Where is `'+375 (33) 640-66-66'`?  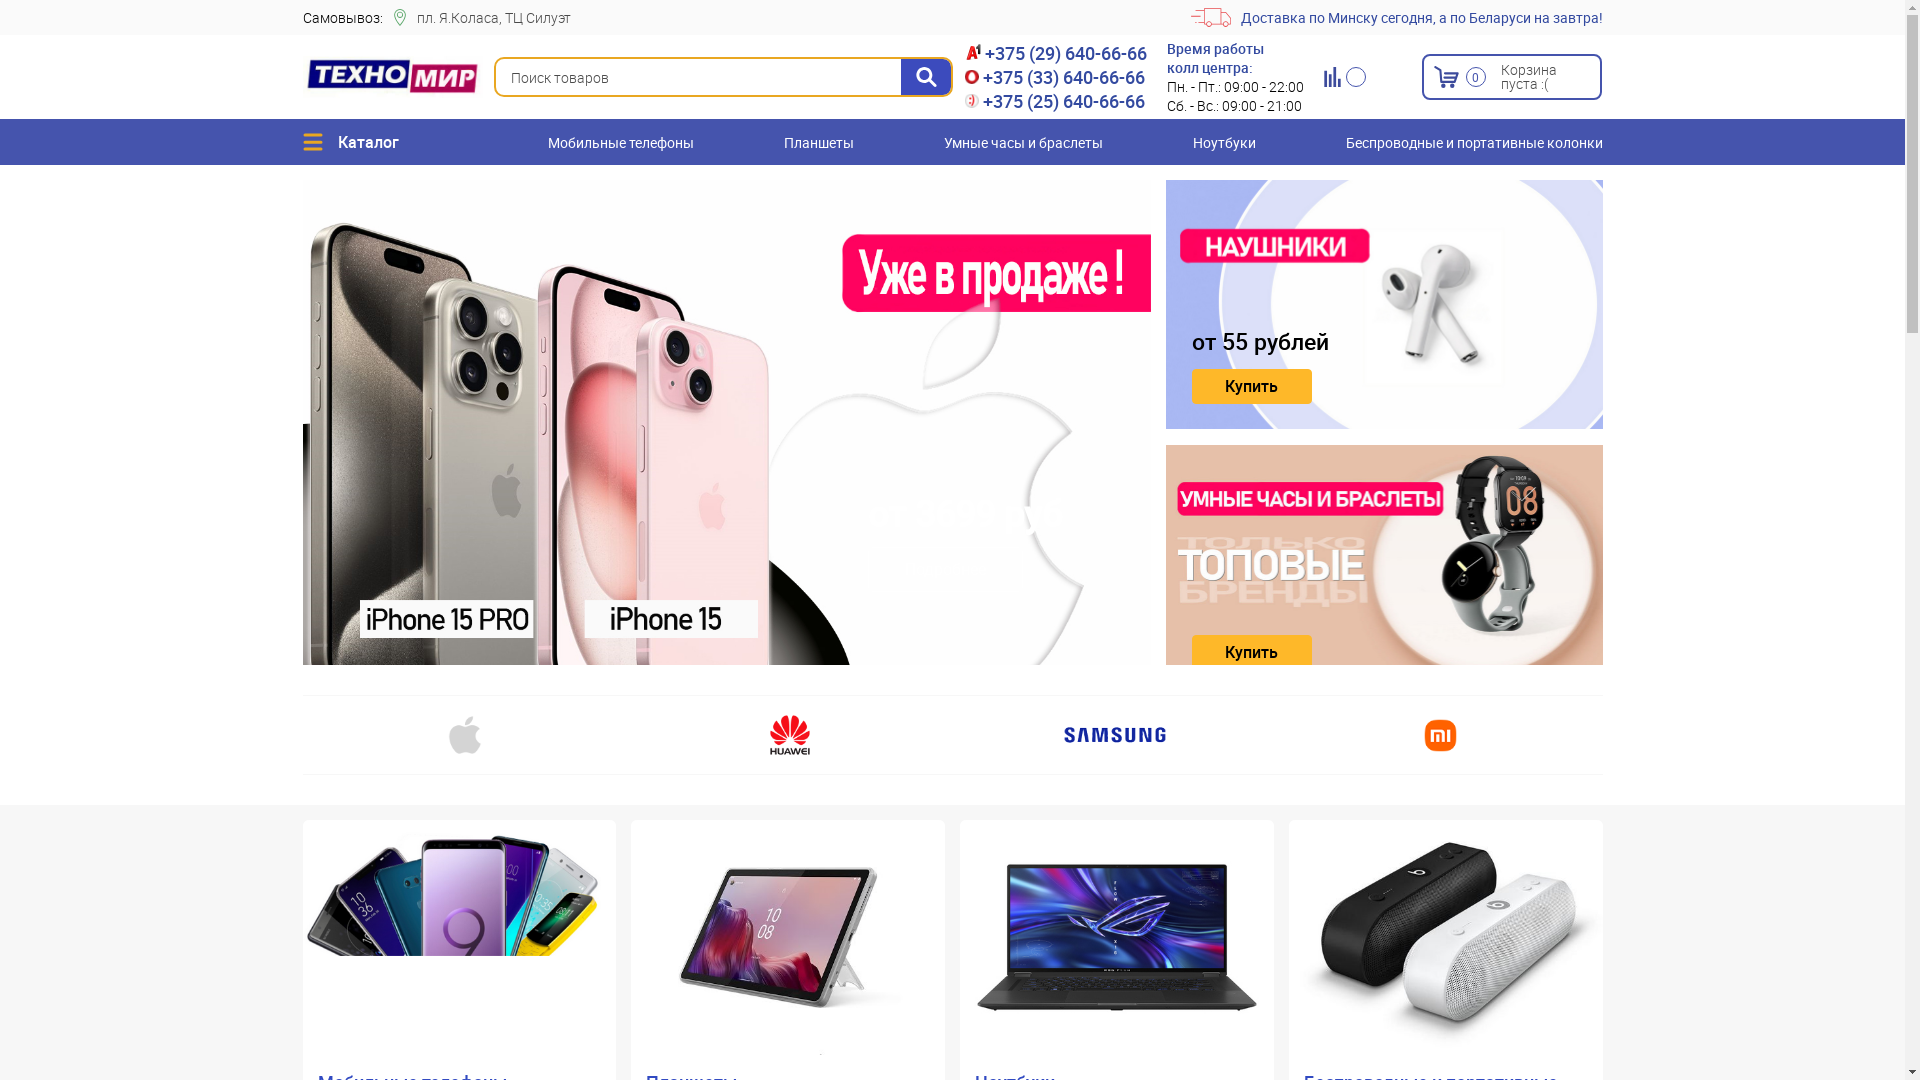
'+375 (33) 640-66-66' is located at coordinates (1055, 76).